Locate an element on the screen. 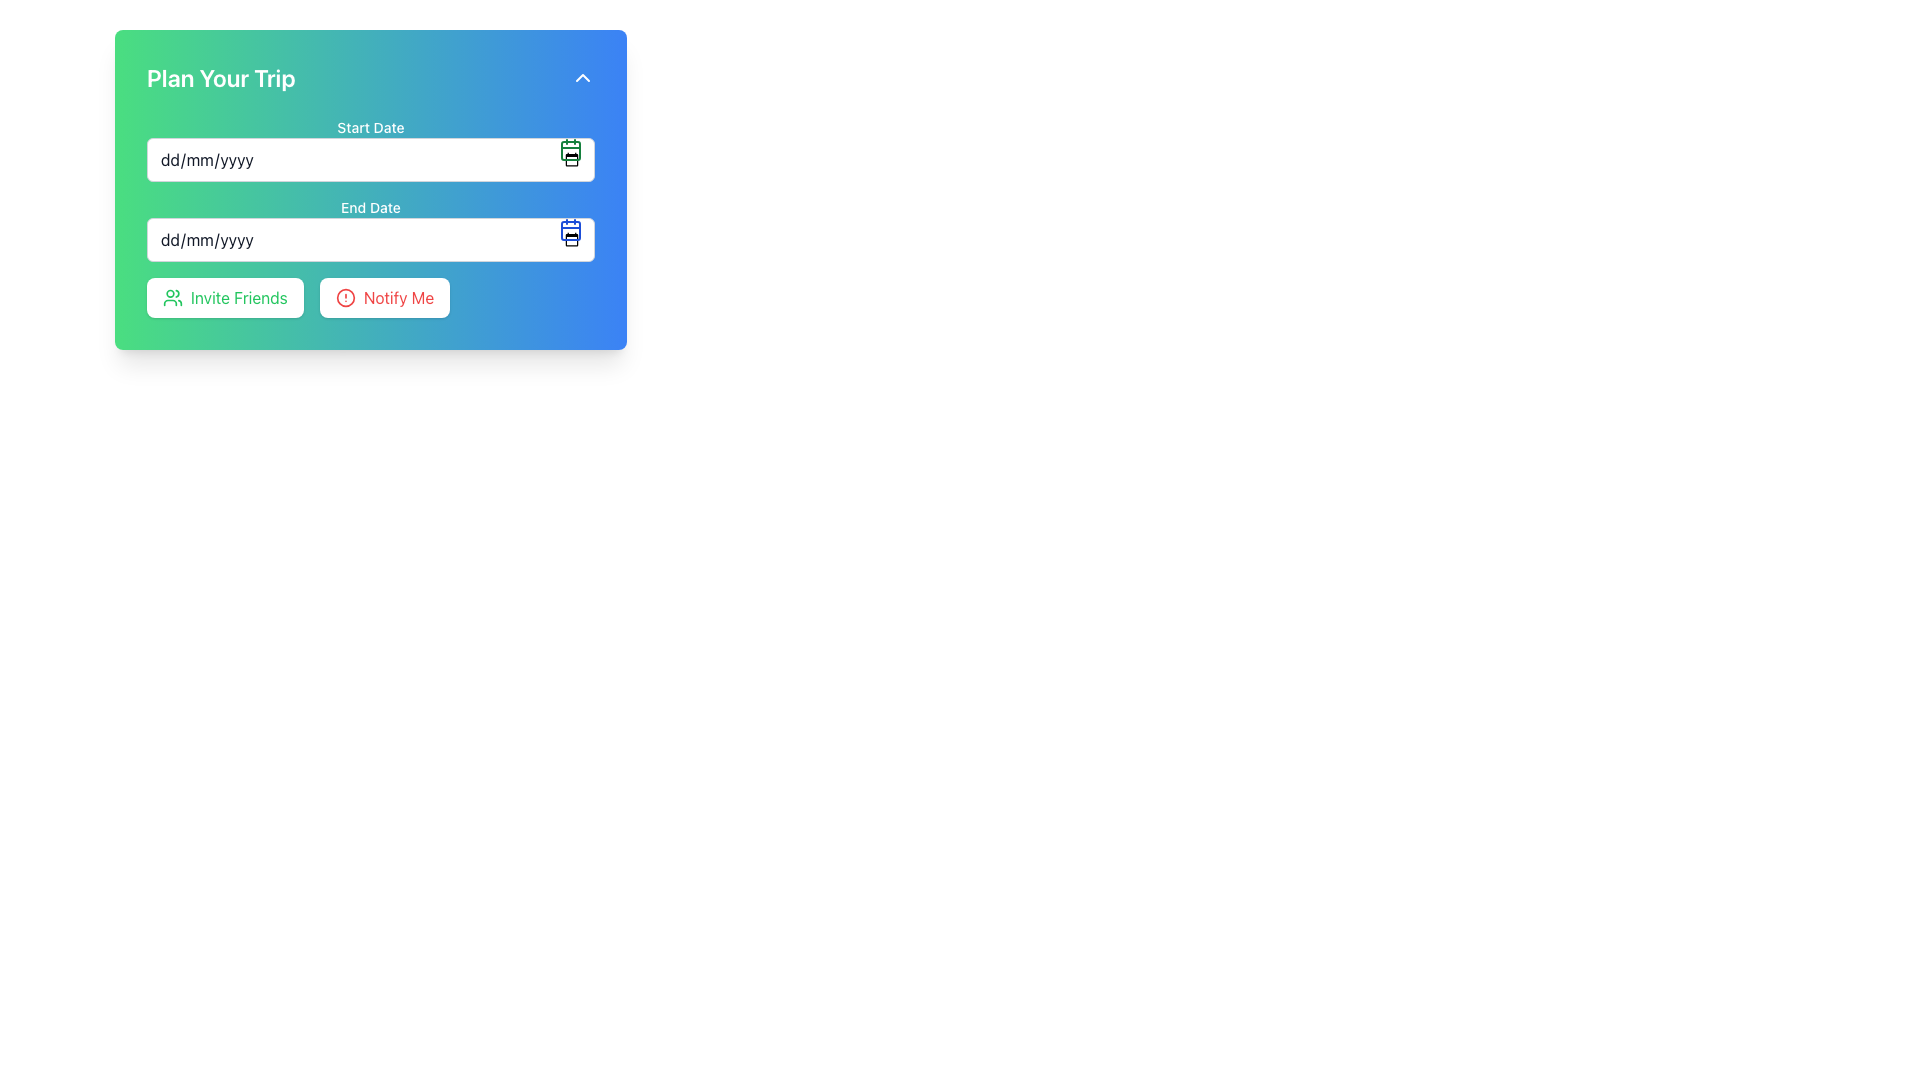  the 'End Date' label which provides context for the user to input or select an end date for their trip is located at coordinates (370, 208).